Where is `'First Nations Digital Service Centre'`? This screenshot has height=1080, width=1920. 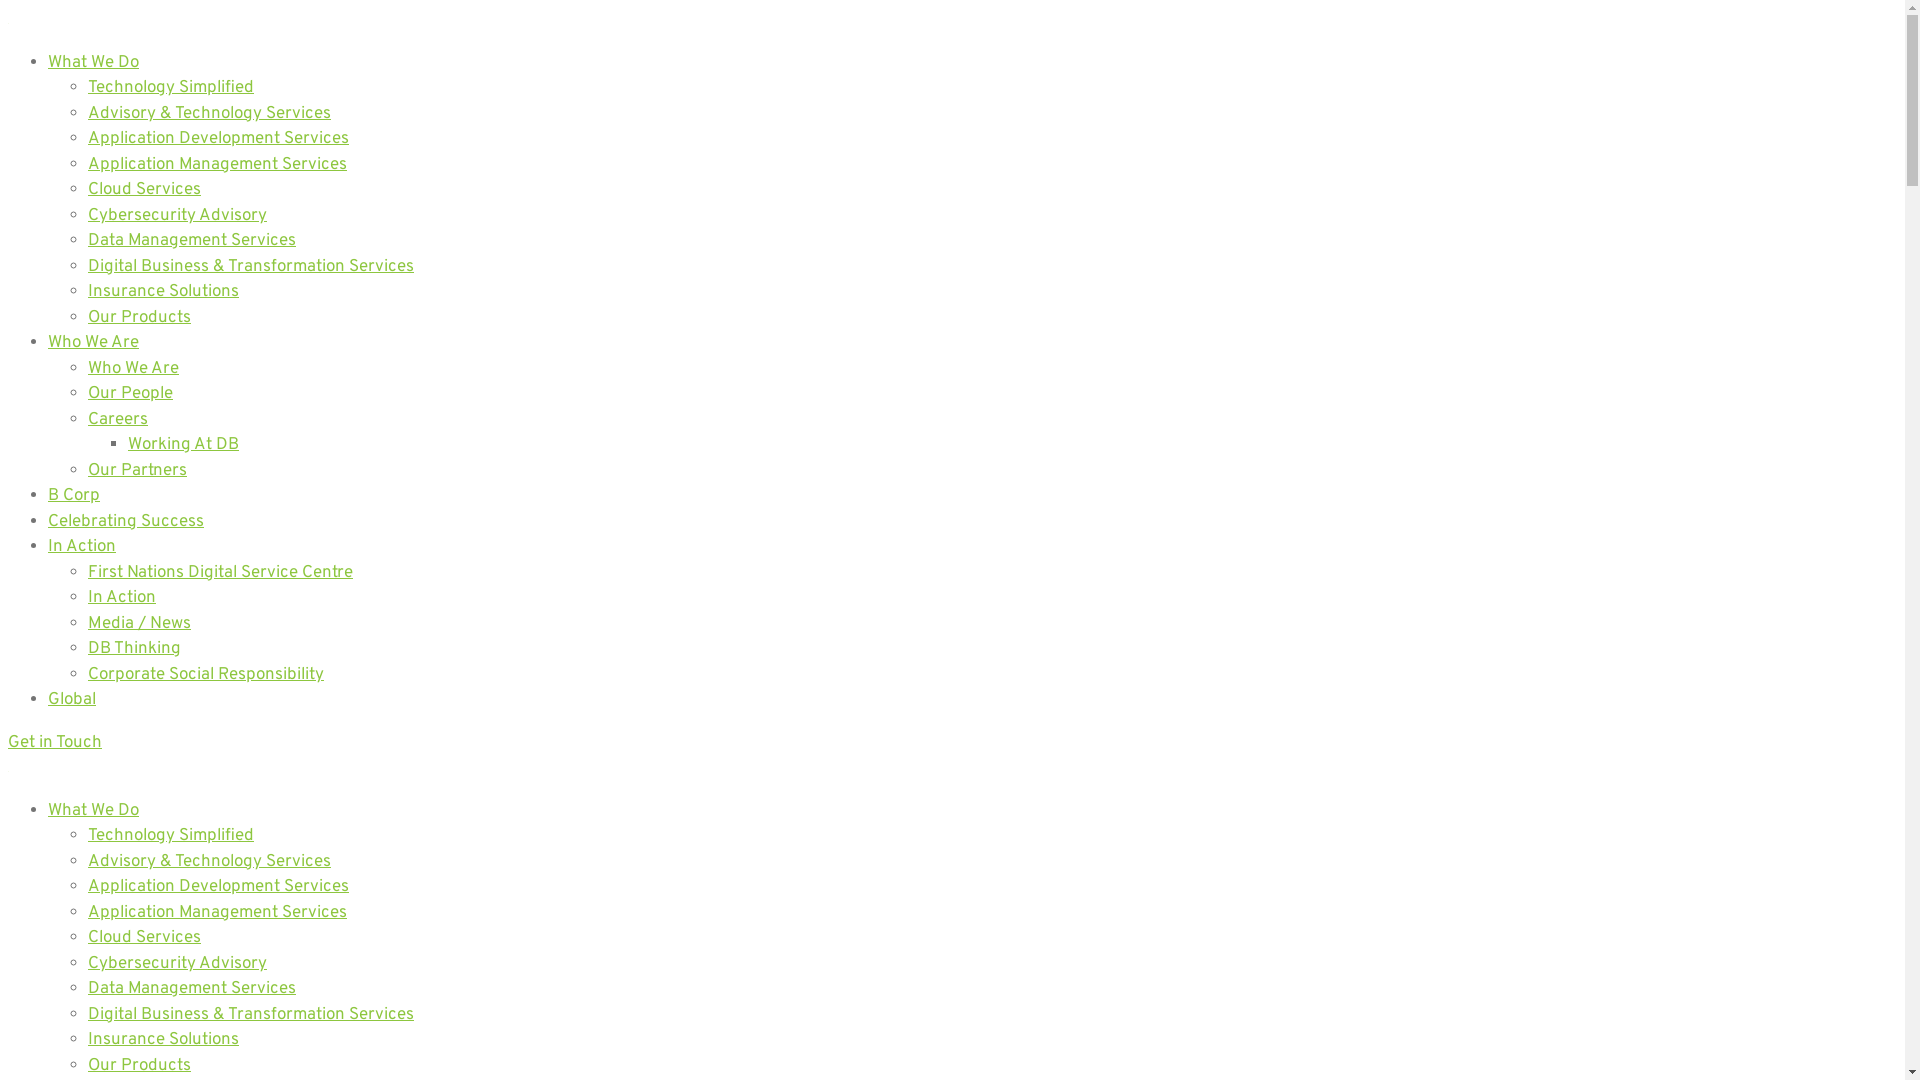
'First Nations Digital Service Centre' is located at coordinates (220, 573).